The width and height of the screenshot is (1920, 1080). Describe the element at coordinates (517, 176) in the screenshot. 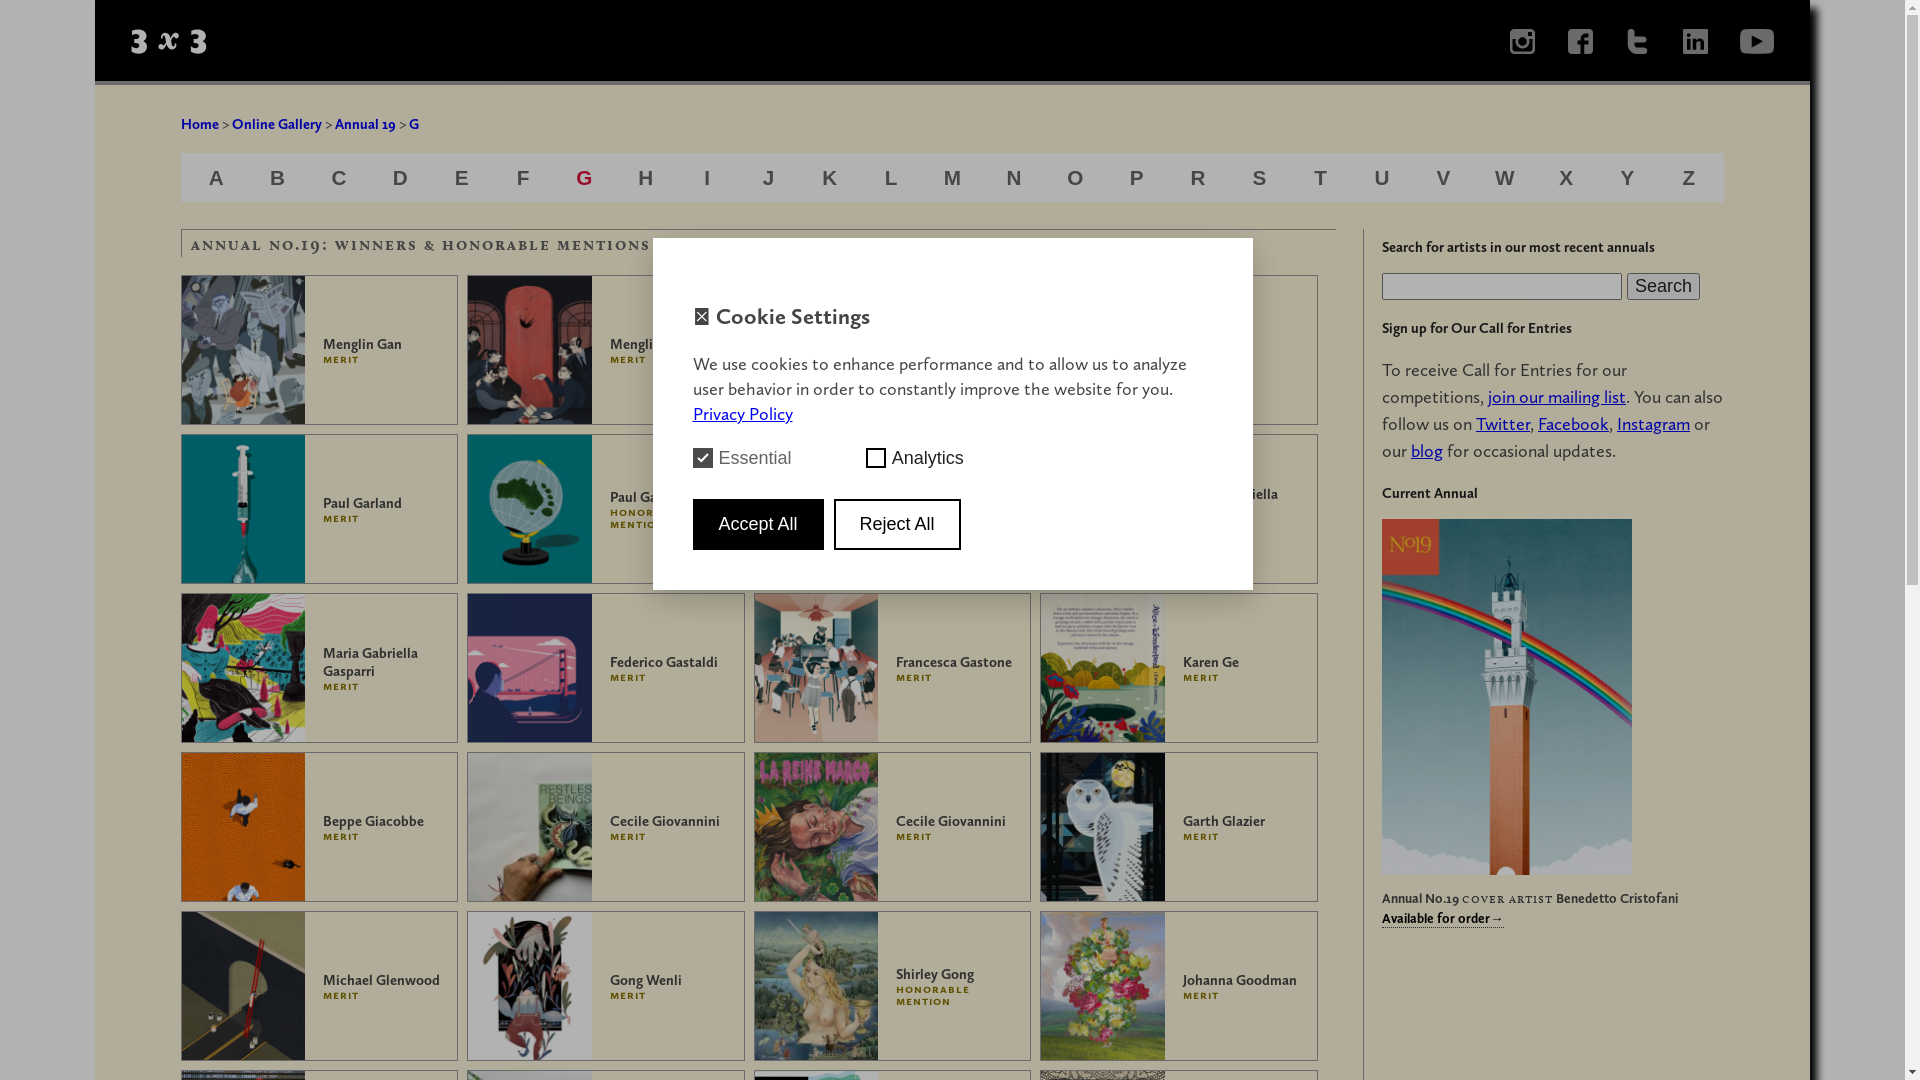

I see `'F'` at that location.